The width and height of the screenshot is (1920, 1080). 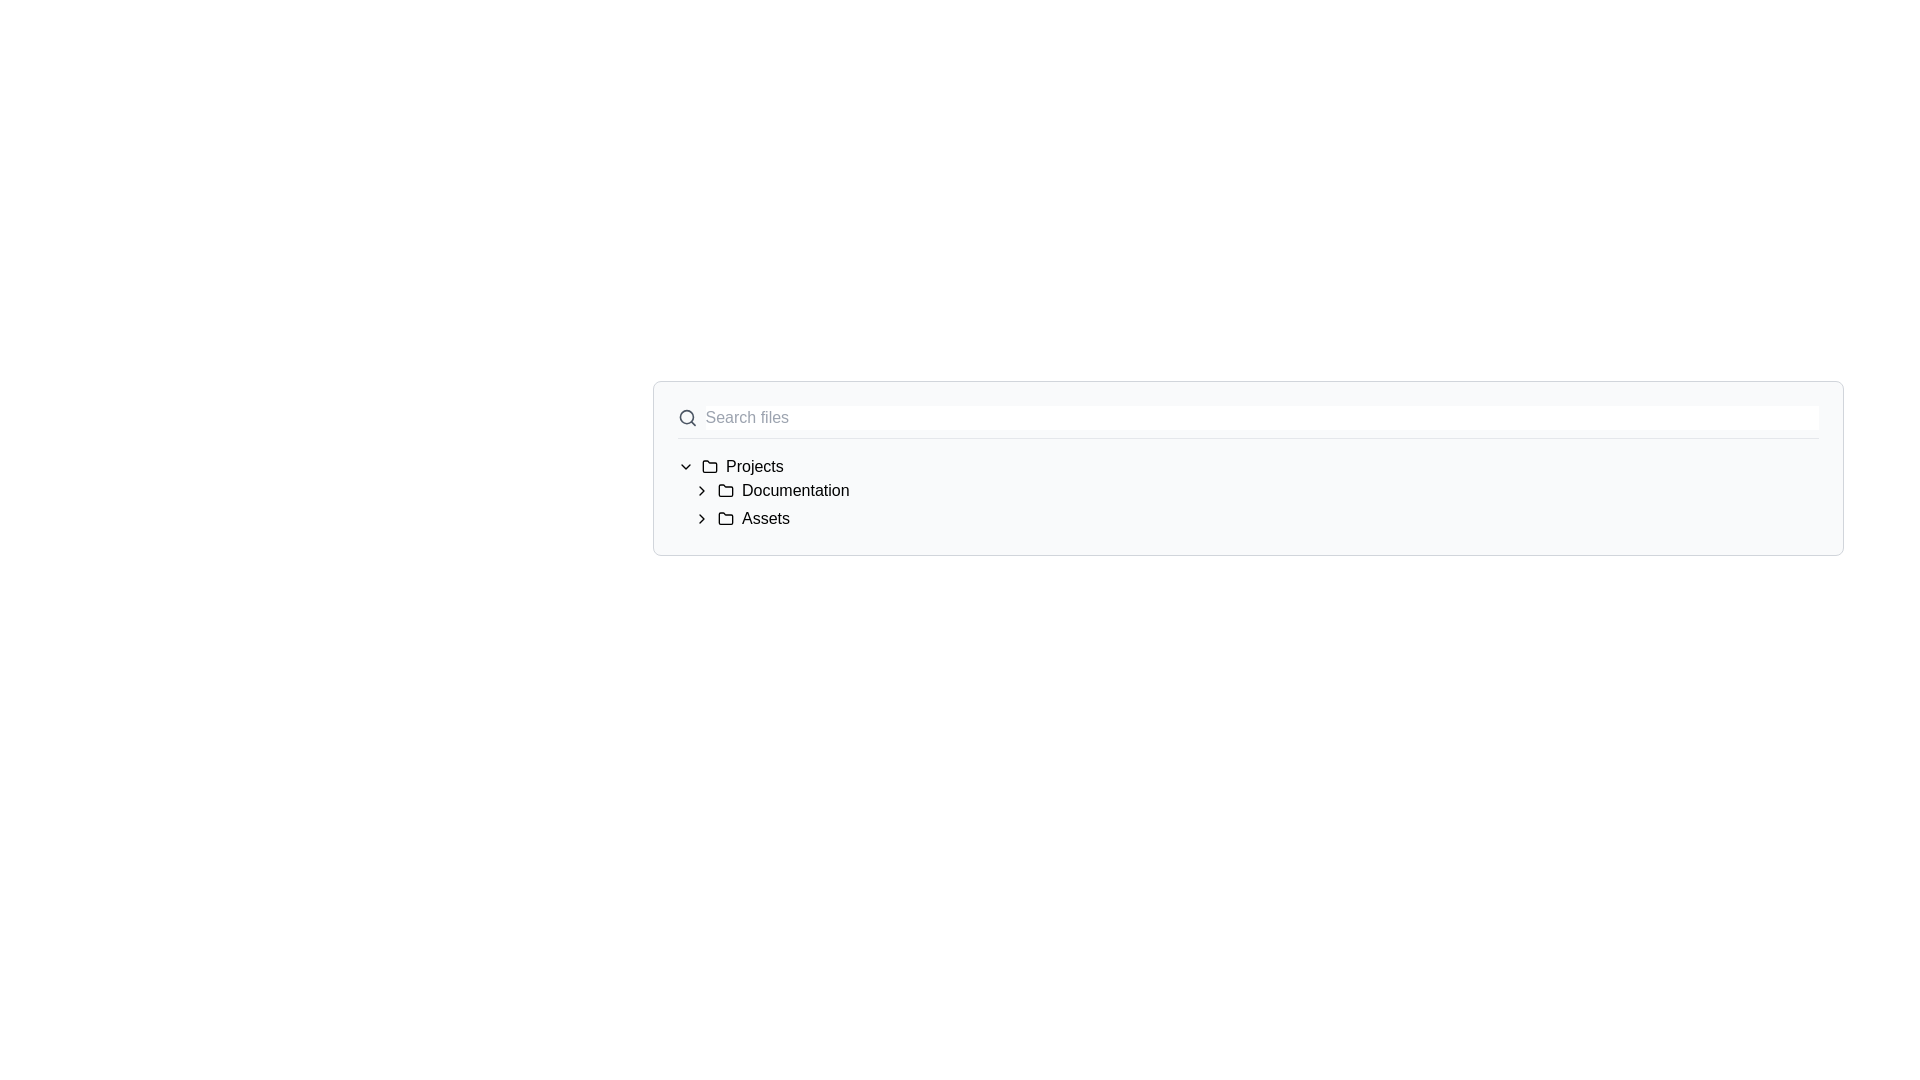 What do you see at coordinates (701, 490) in the screenshot?
I see `the Chevron icon located to the left of the 'Documentation' label` at bounding box center [701, 490].